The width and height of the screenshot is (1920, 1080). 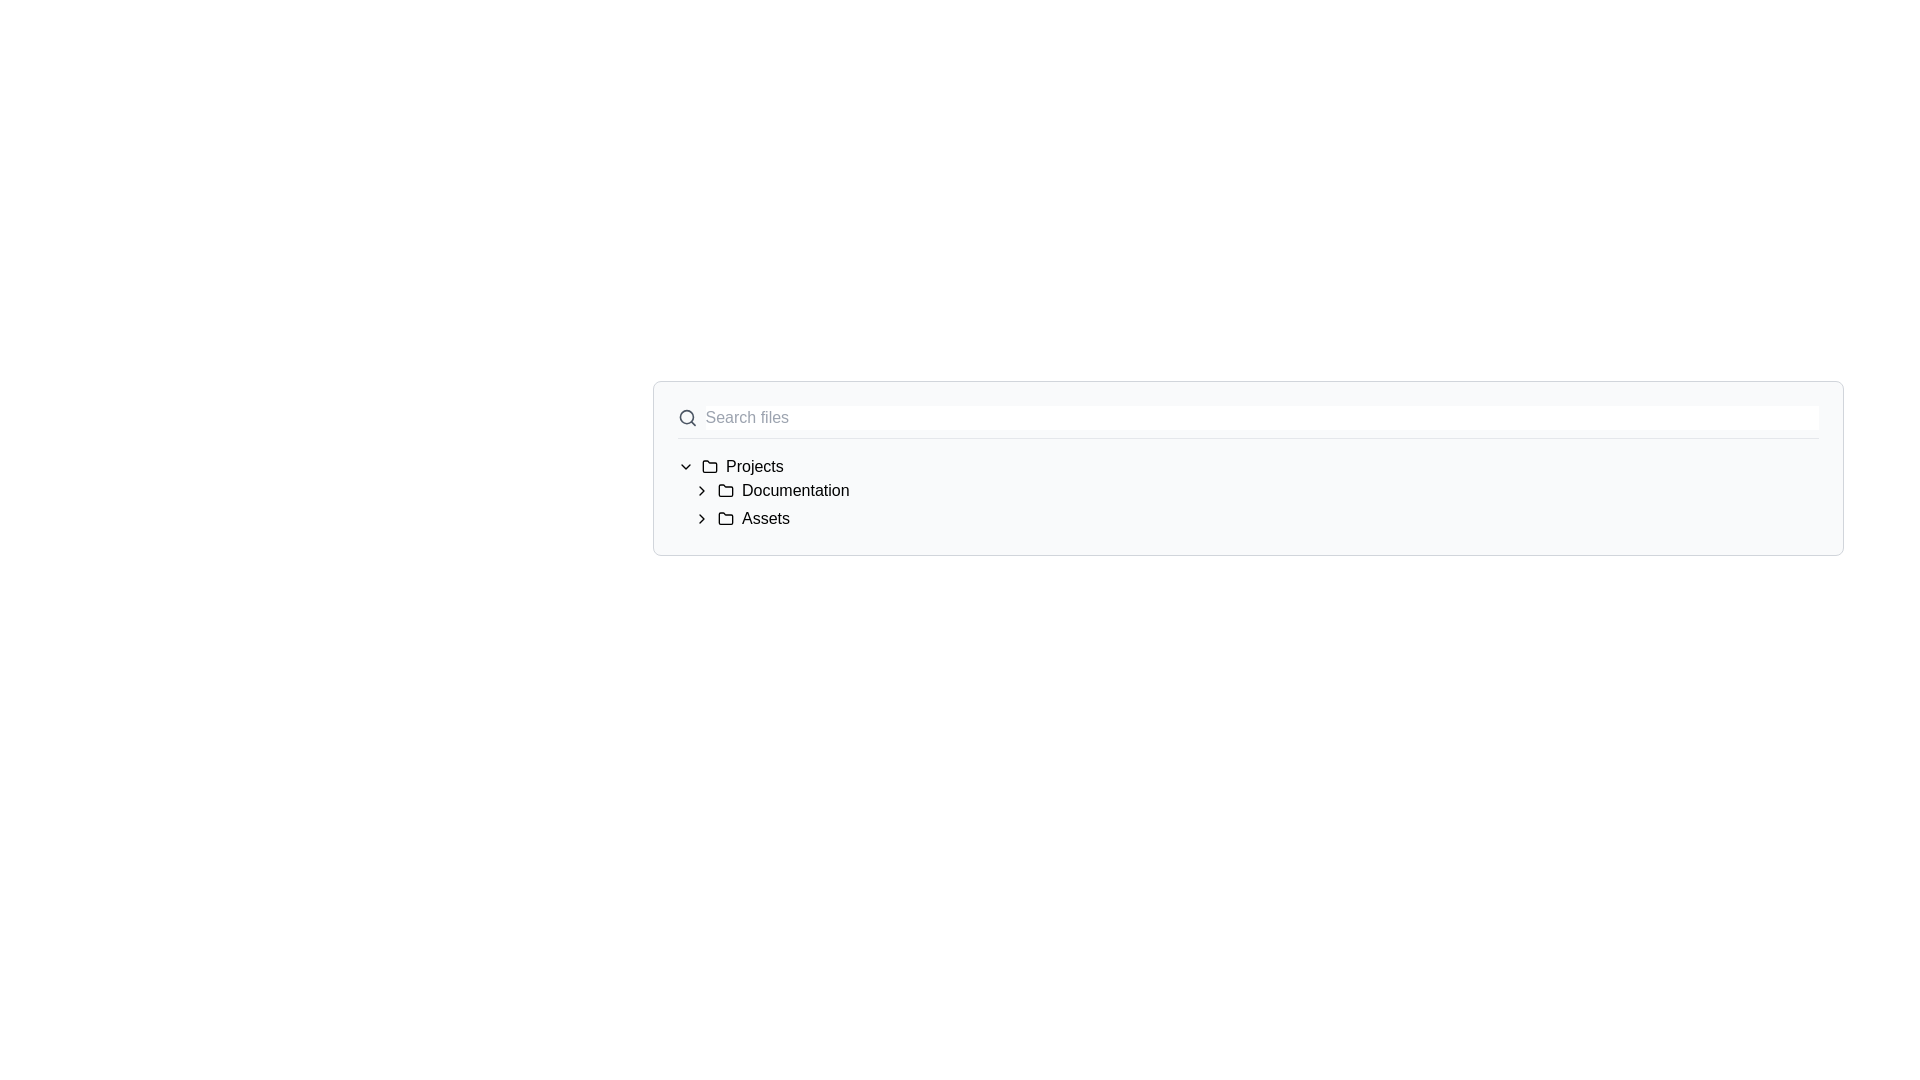 What do you see at coordinates (701, 490) in the screenshot?
I see `the Chevron icon located to the left of the 'Documentation' label` at bounding box center [701, 490].